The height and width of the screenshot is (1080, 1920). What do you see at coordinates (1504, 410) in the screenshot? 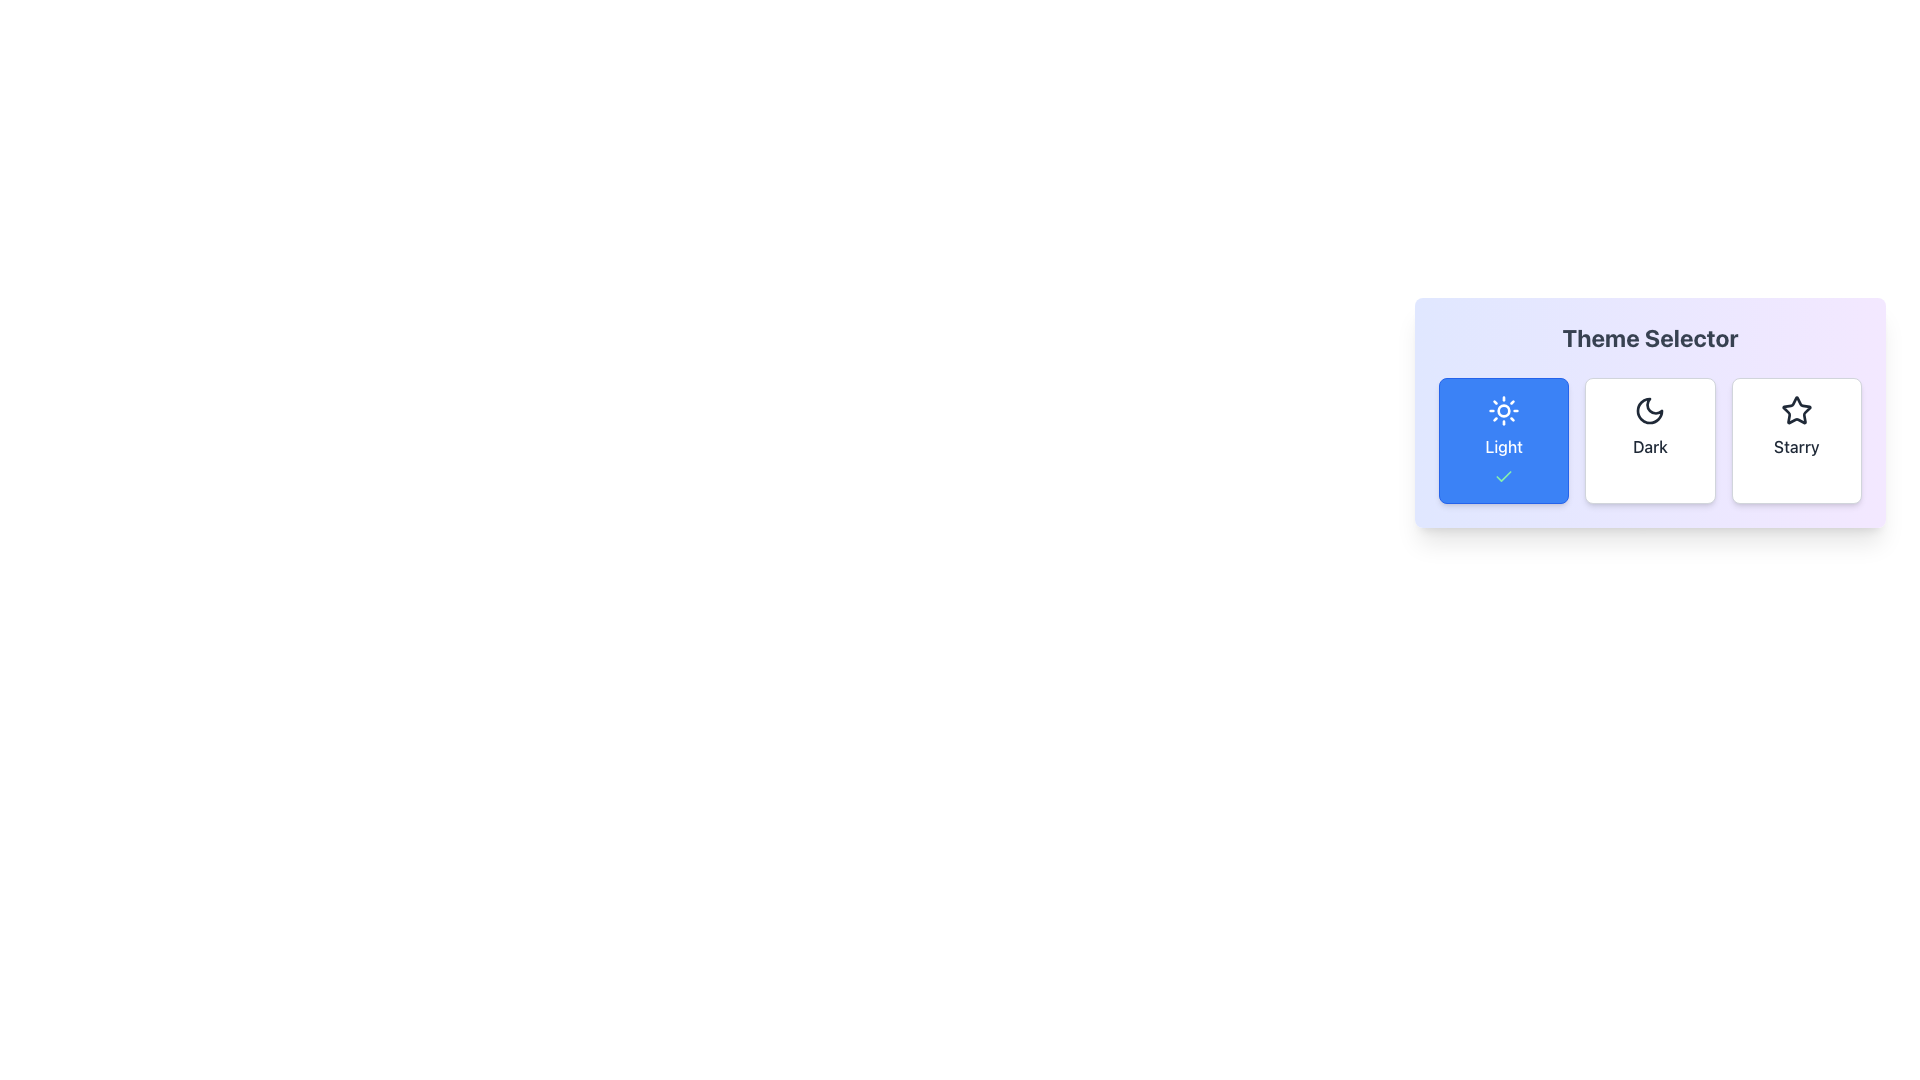
I see `the Decorative SVG circle element, which is the central circle of the sun-shaped icon within the leftmost 'Light' theme selection button` at bounding box center [1504, 410].